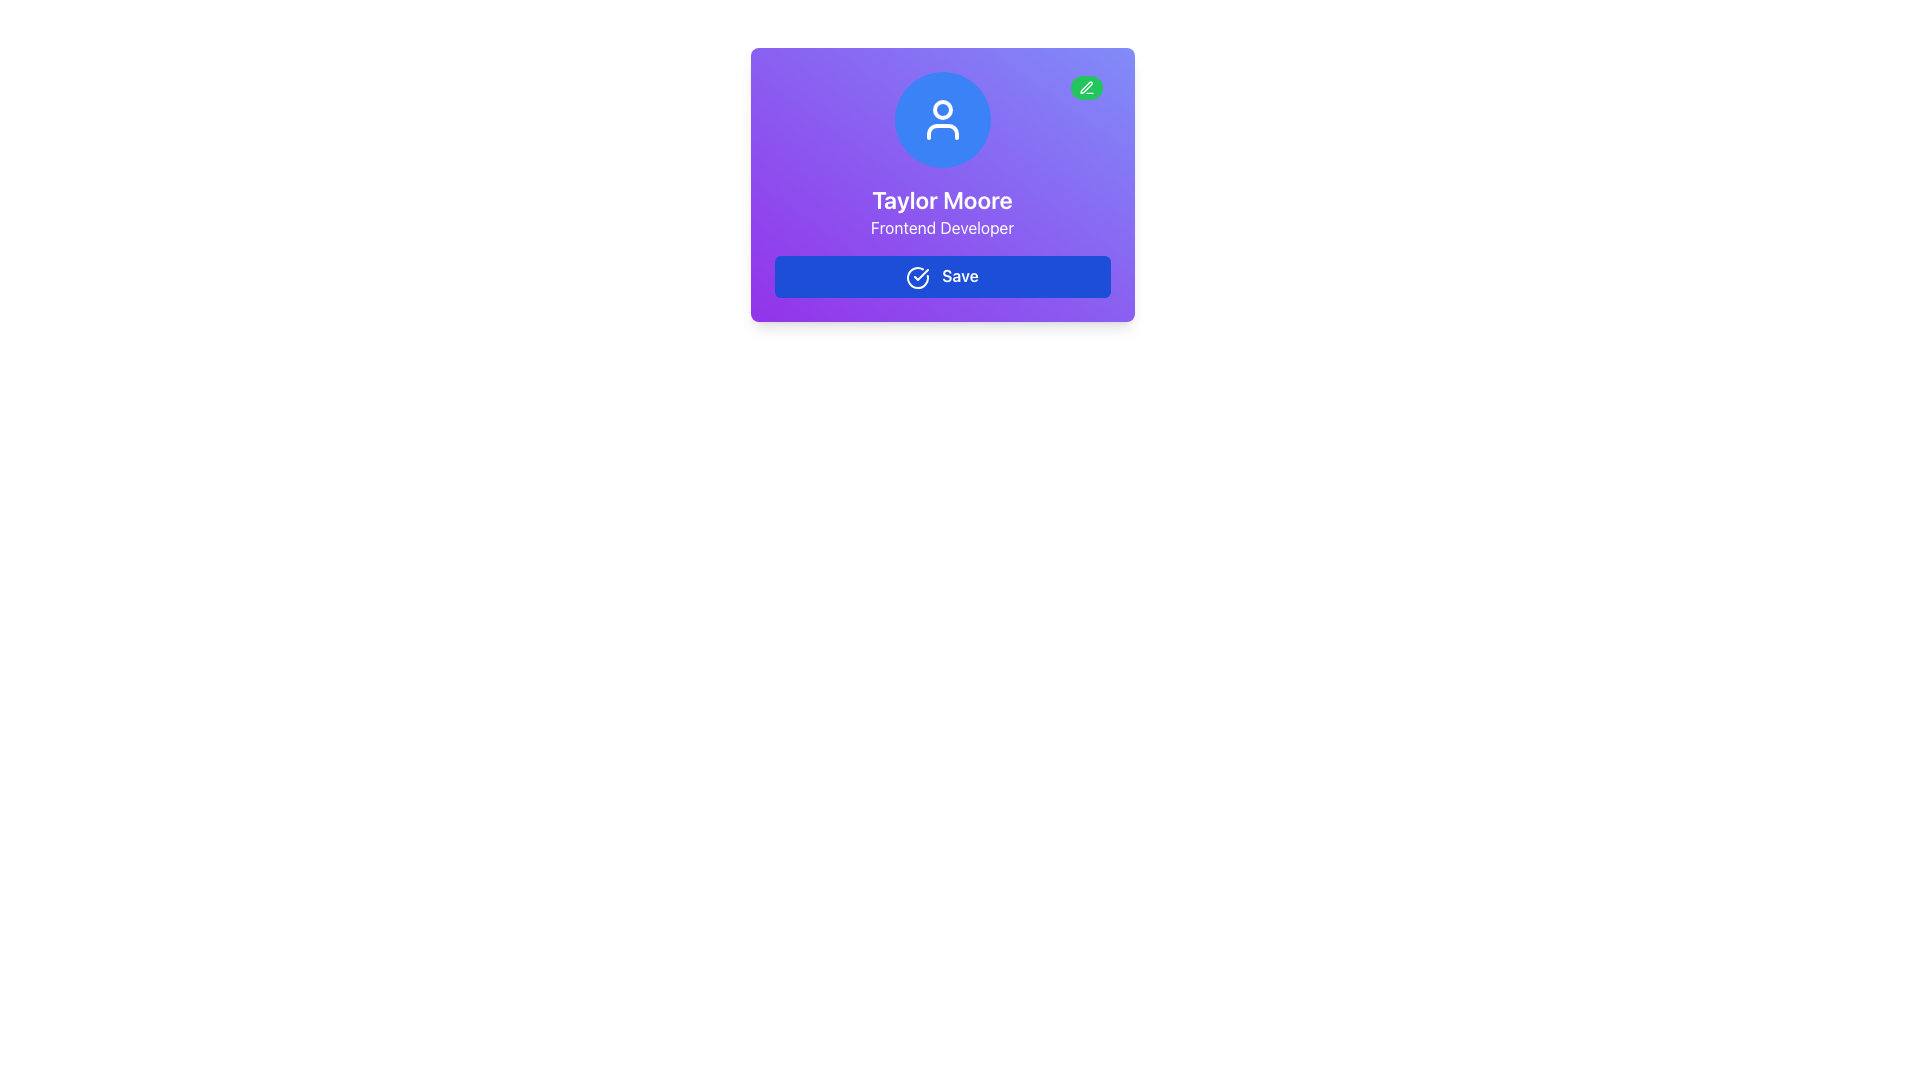  Describe the element at coordinates (941, 119) in the screenshot. I see `the user profile icon centered within a blue circular background at the top of the purple rectangular card` at that location.